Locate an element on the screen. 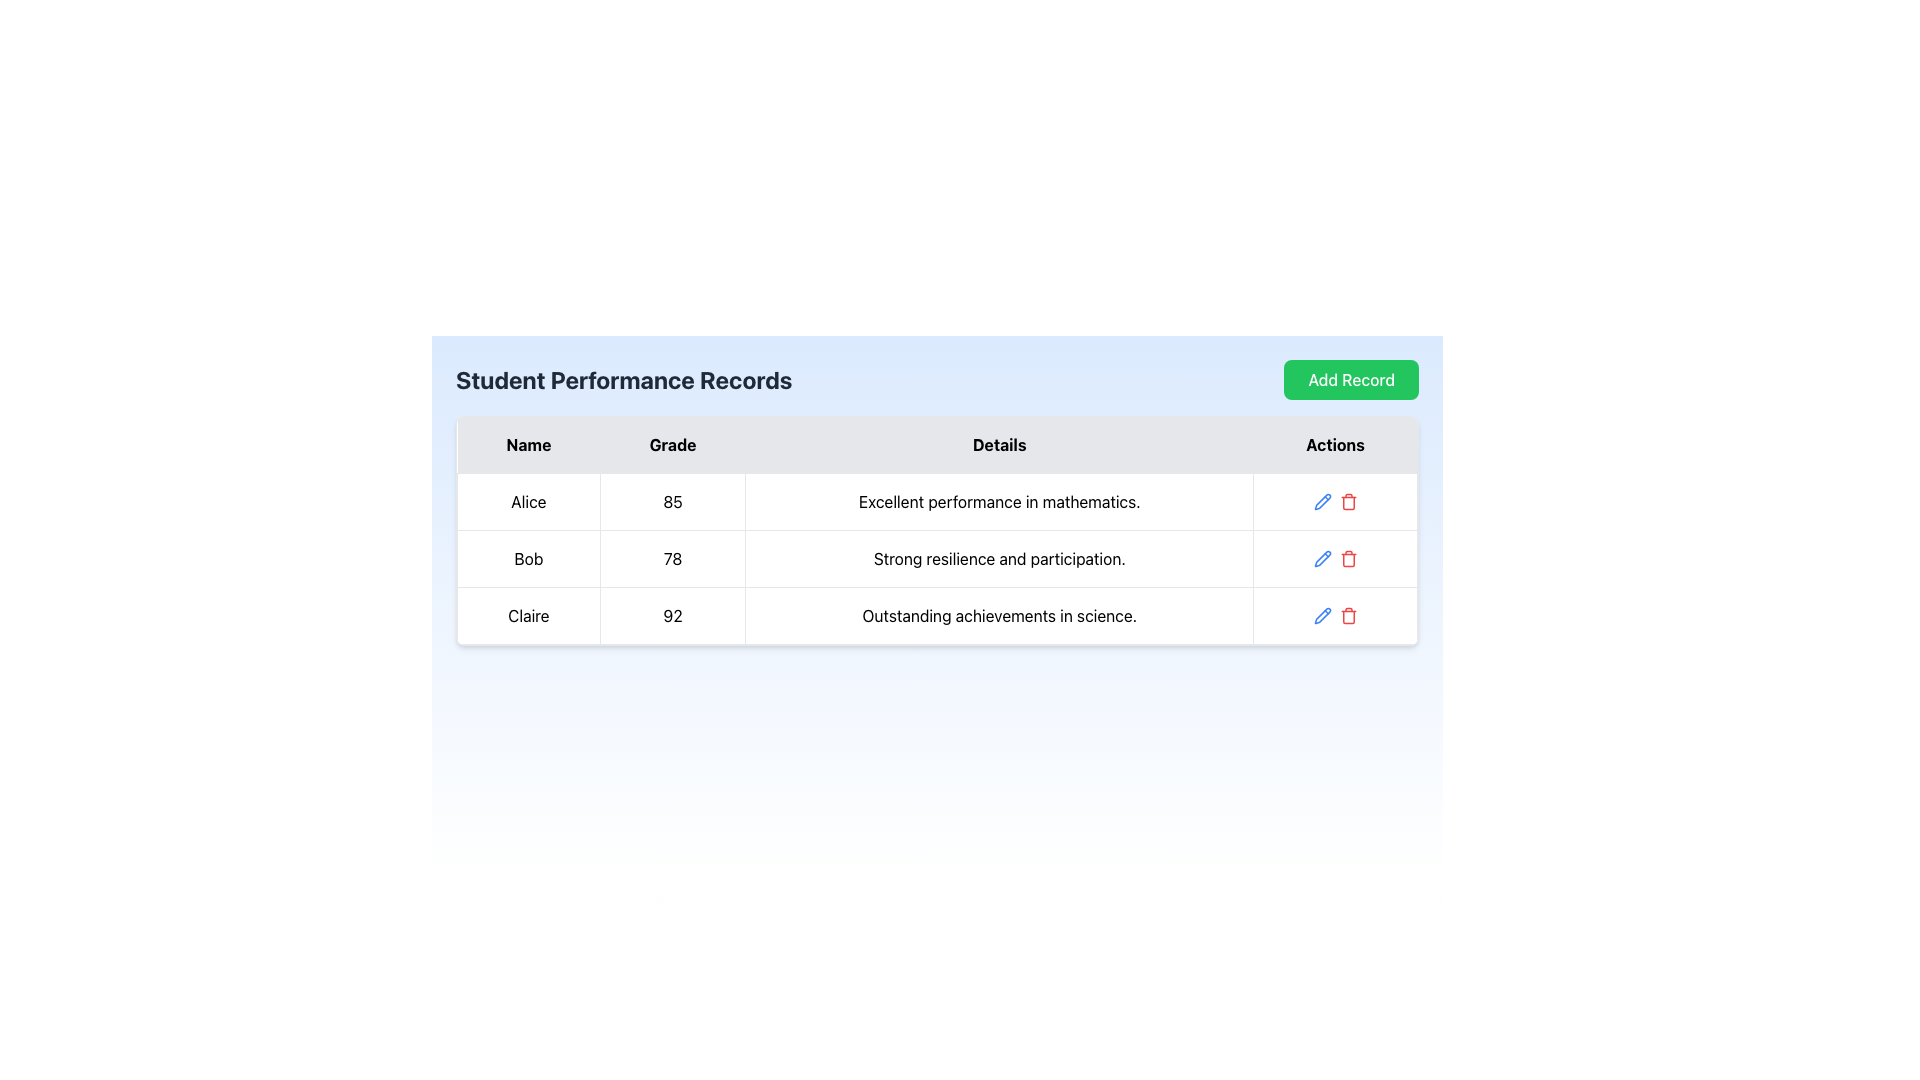  the interactive action icon within the 'Actions' column of the second row for the record of 'Bob' in the table is located at coordinates (1334, 559).